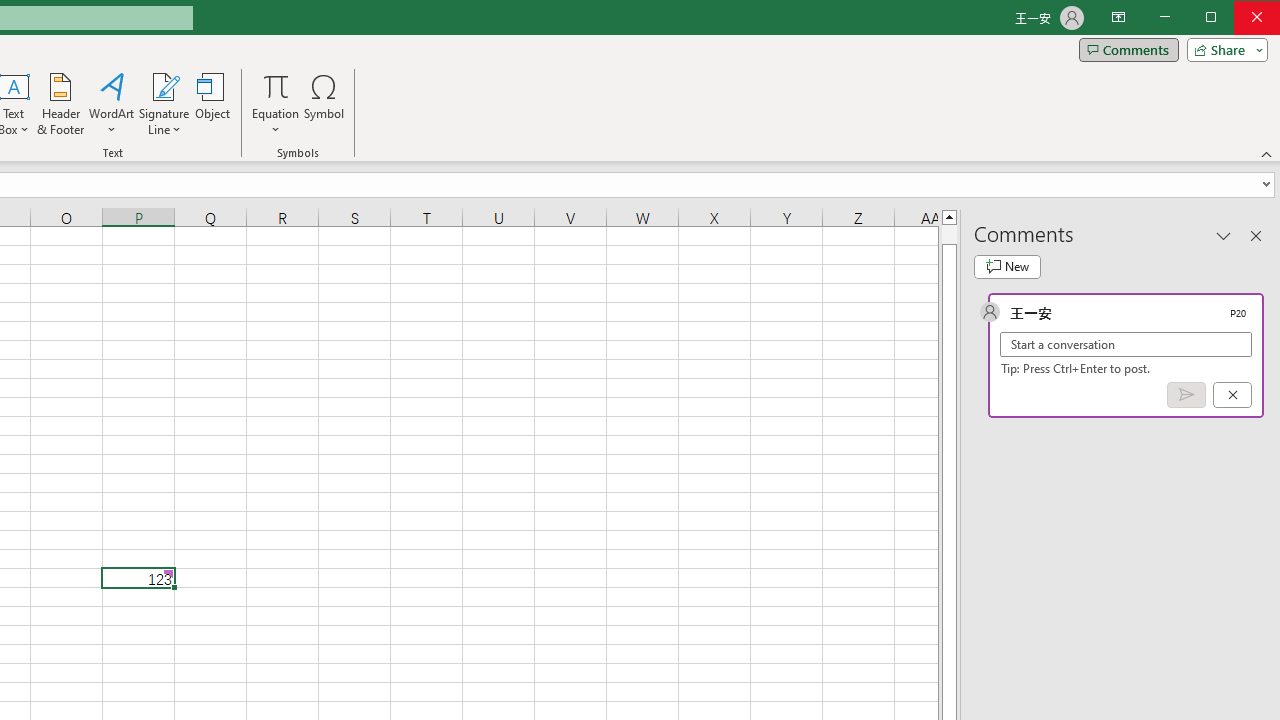 The image size is (1280, 720). Describe the element at coordinates (111, 104) in the screenshot. I see `'WordArt'` at that location.